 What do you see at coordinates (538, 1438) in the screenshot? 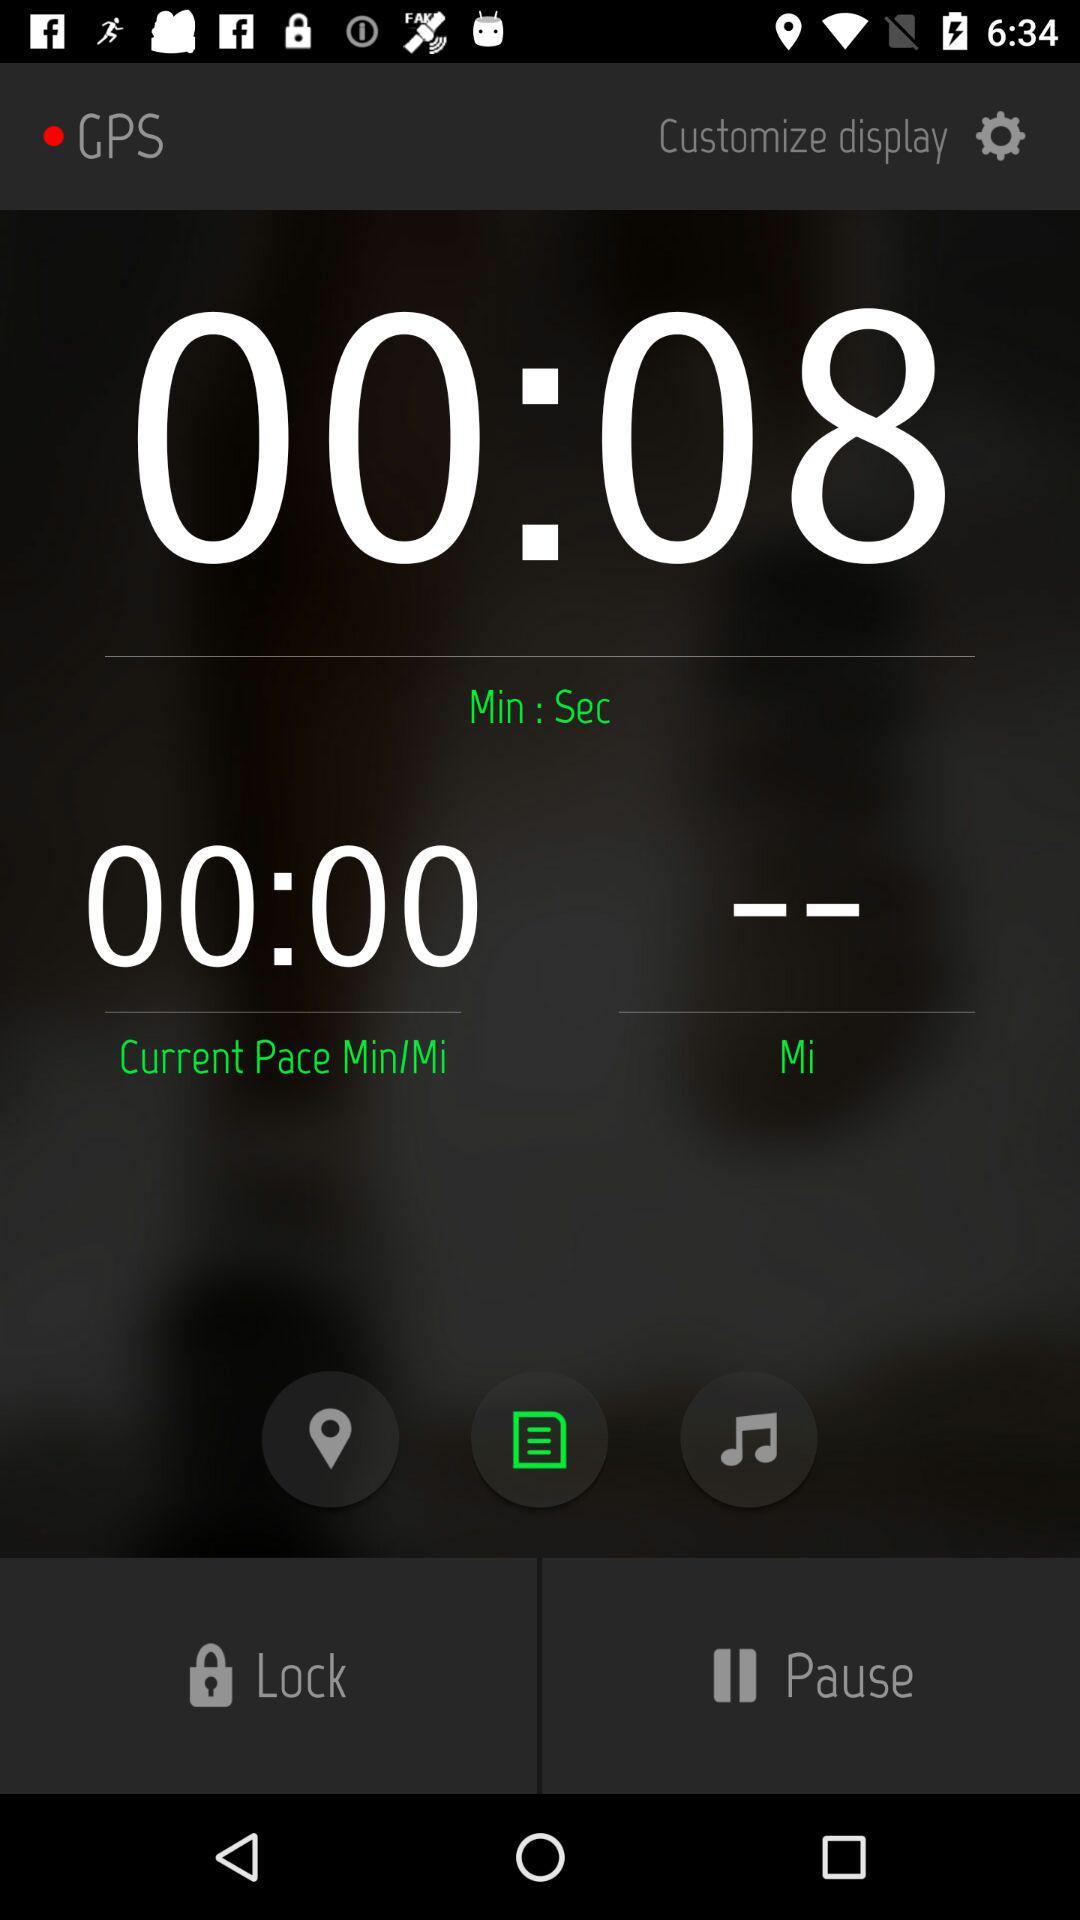
I see `the description icon` at bounding box center [538, 1438].